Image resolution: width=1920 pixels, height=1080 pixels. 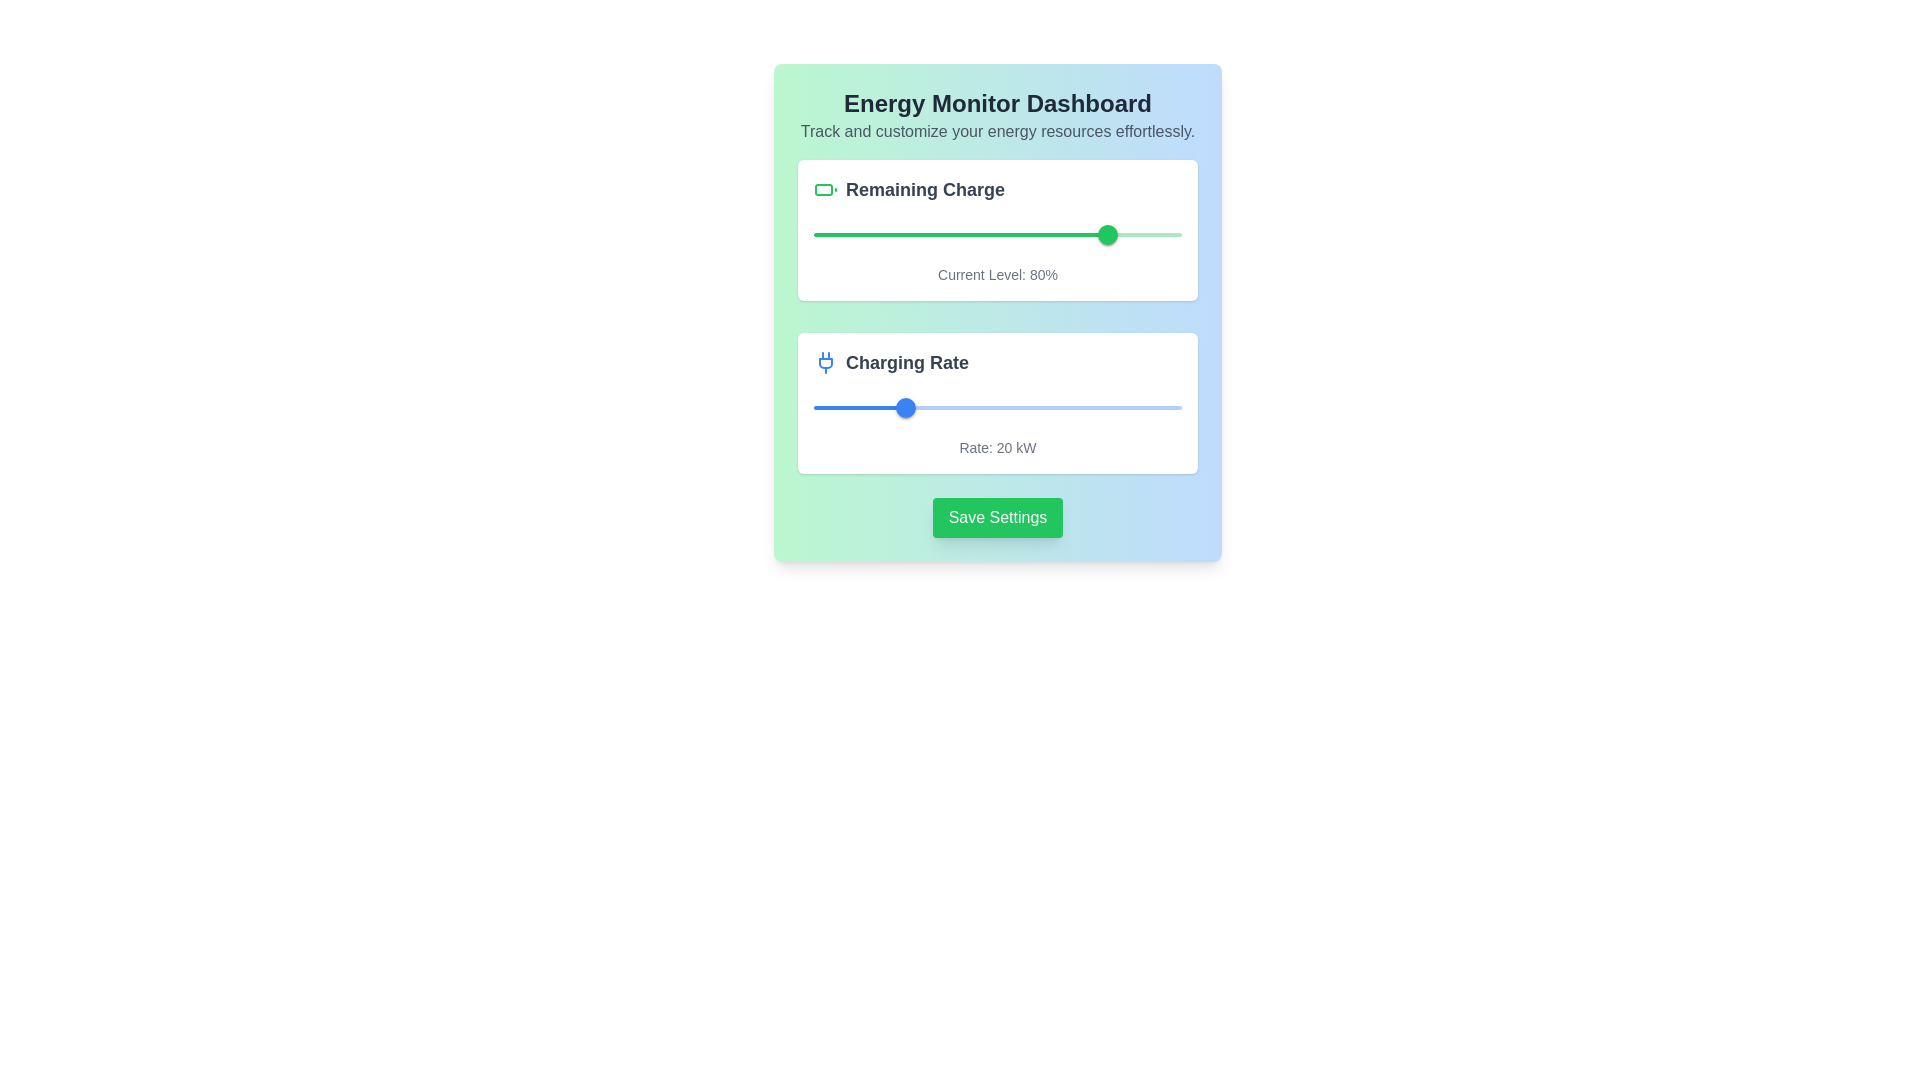 I want to click on the green battery icon with a thin outline and rounded edges, located at the top-left of the 'Remaining Charge' section, preceding the text title 'Remaining Charge', so click(x=825, y=189).